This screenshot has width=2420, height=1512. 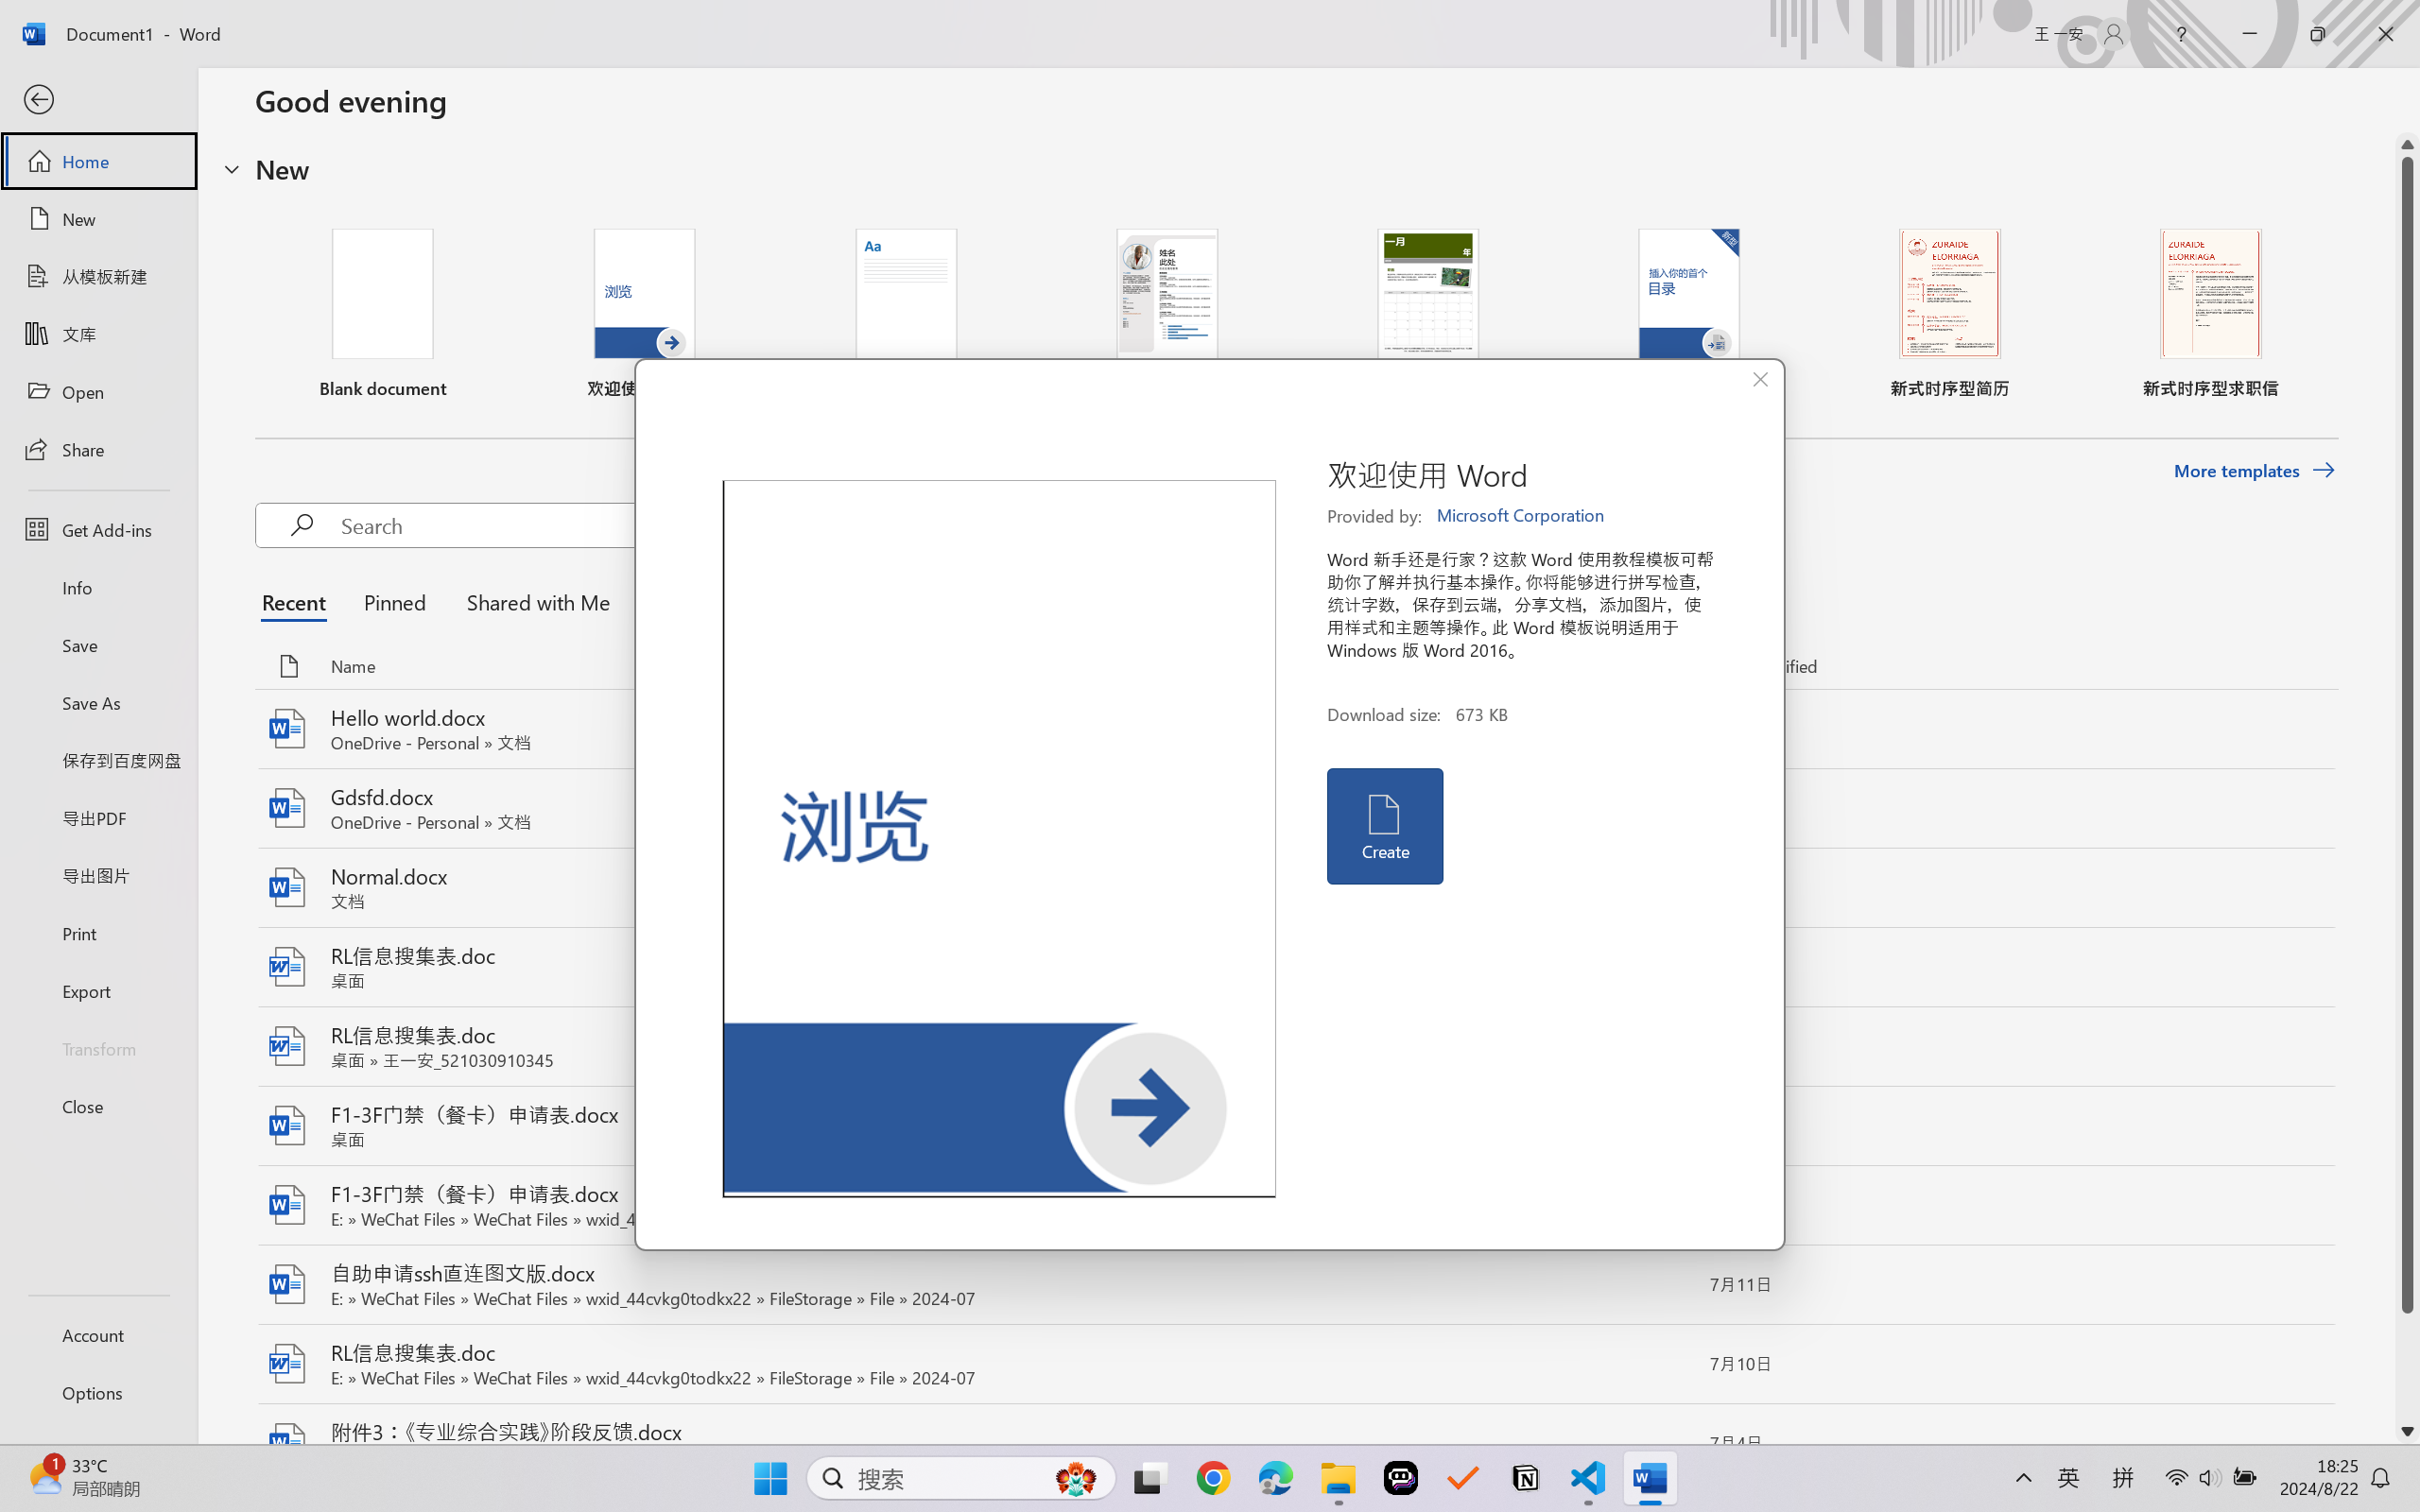 I want to click on 'Pinned', so click(x=393, y=601).